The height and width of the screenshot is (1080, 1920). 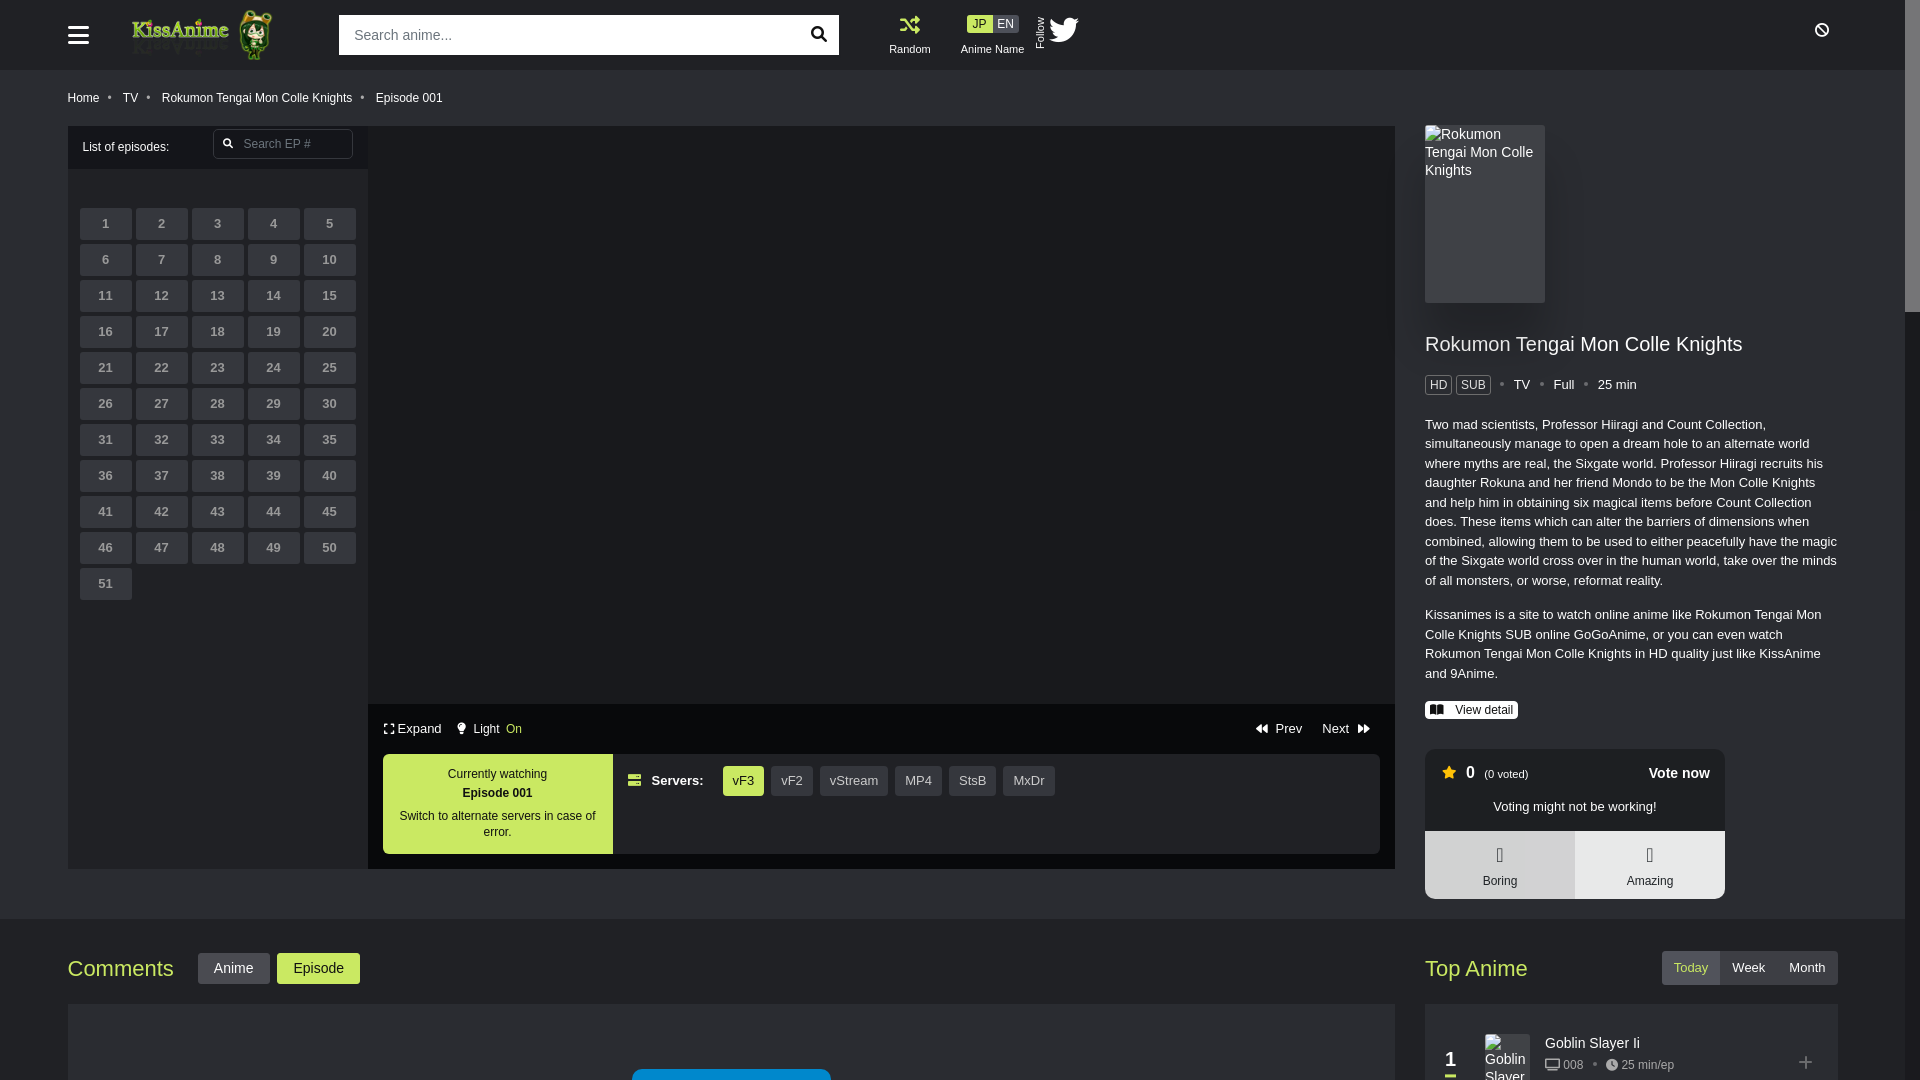 What do you see at coordinates (162, 475) in the screenshot?
I see `'37'` at bounding box center [162, 475].